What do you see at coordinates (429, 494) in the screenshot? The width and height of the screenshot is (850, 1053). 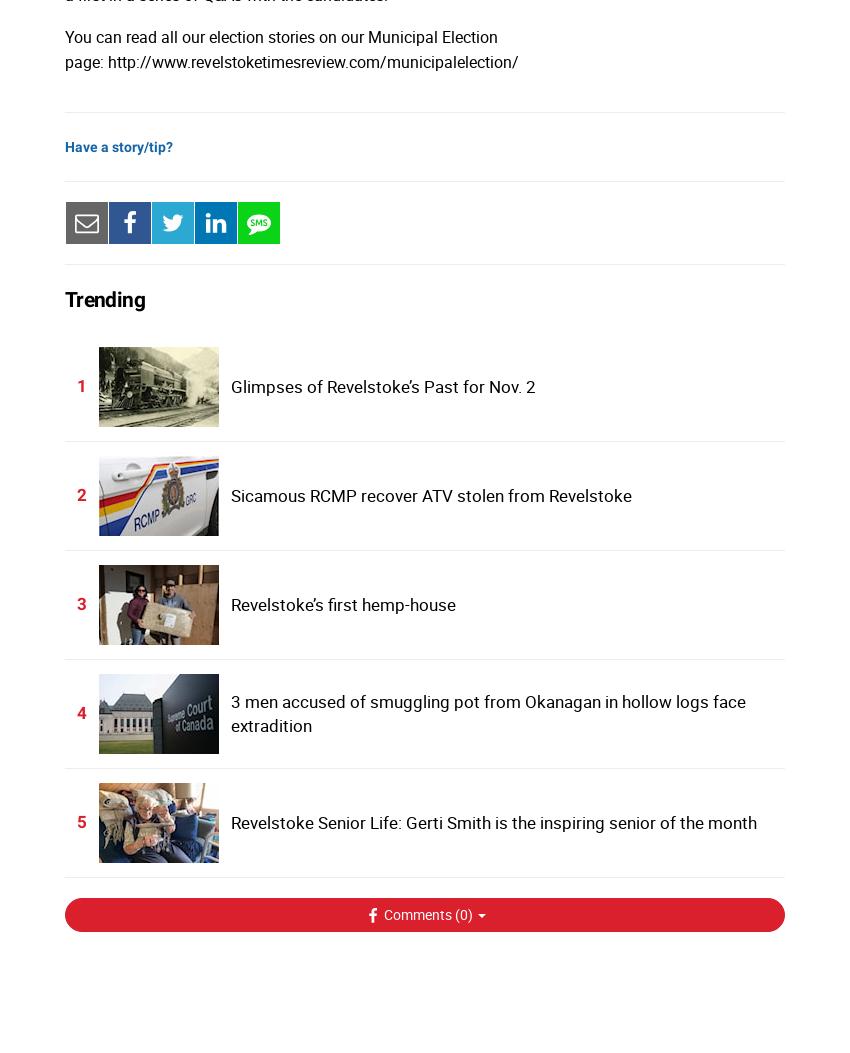 I see `'Sicamous RCMP recover ATV stolen from Revelstoke'` at bounding box center [429, 494].